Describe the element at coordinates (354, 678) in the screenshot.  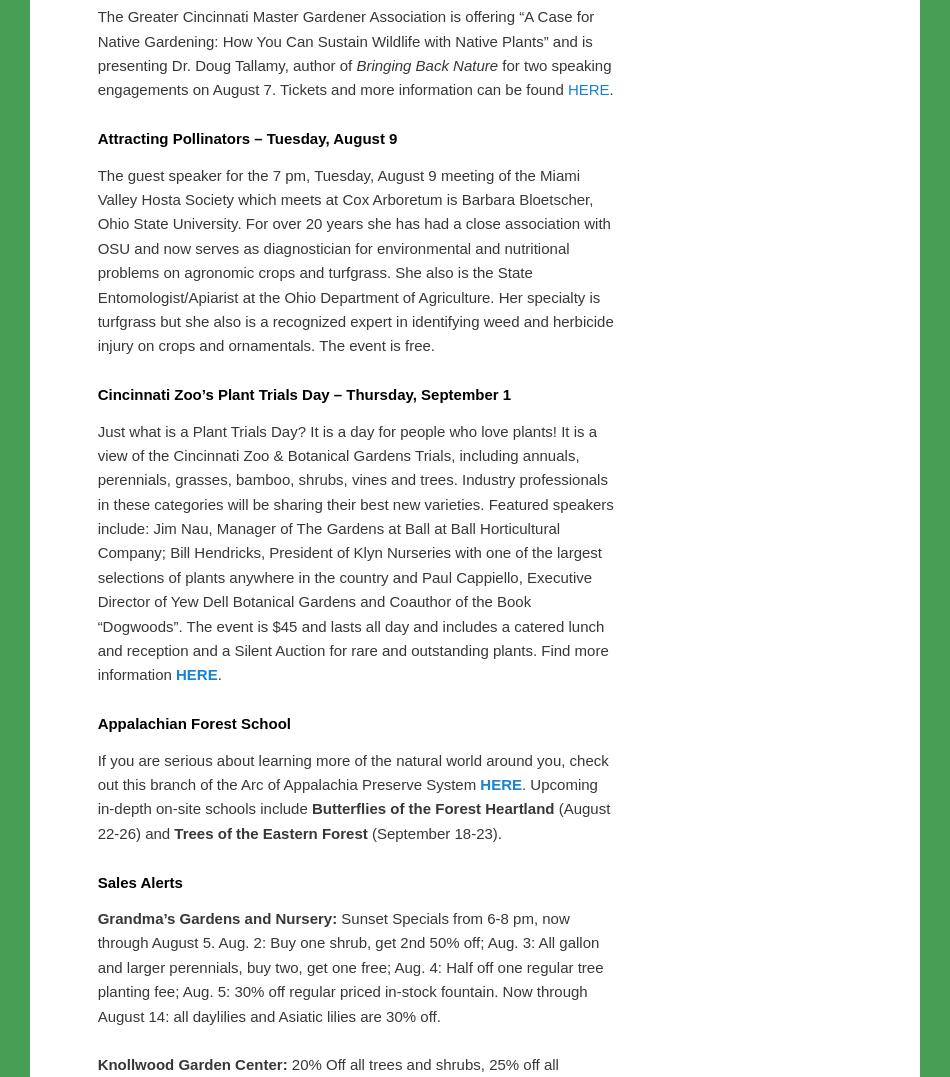
I see `'The guest speaker for the 7 pm, Tuesday, August 9 meeting of the Miami Valley Hosta Society which meets at Cox Arboretum is Barbara Bloetscher, Ohio State University. For over 20 years she has had a close association with OSU and now serves as diagnostician for environmental and nutritional problems on agronomic crops and turfgrass. She also is the State Entomologist/Apiarist at the Ohio Department of Agriculture. Her specialty is turfgrass but she also is a recognized expert in identifying weed and herbicide injury on crops and ornamentals. The event is free.'` at that location.